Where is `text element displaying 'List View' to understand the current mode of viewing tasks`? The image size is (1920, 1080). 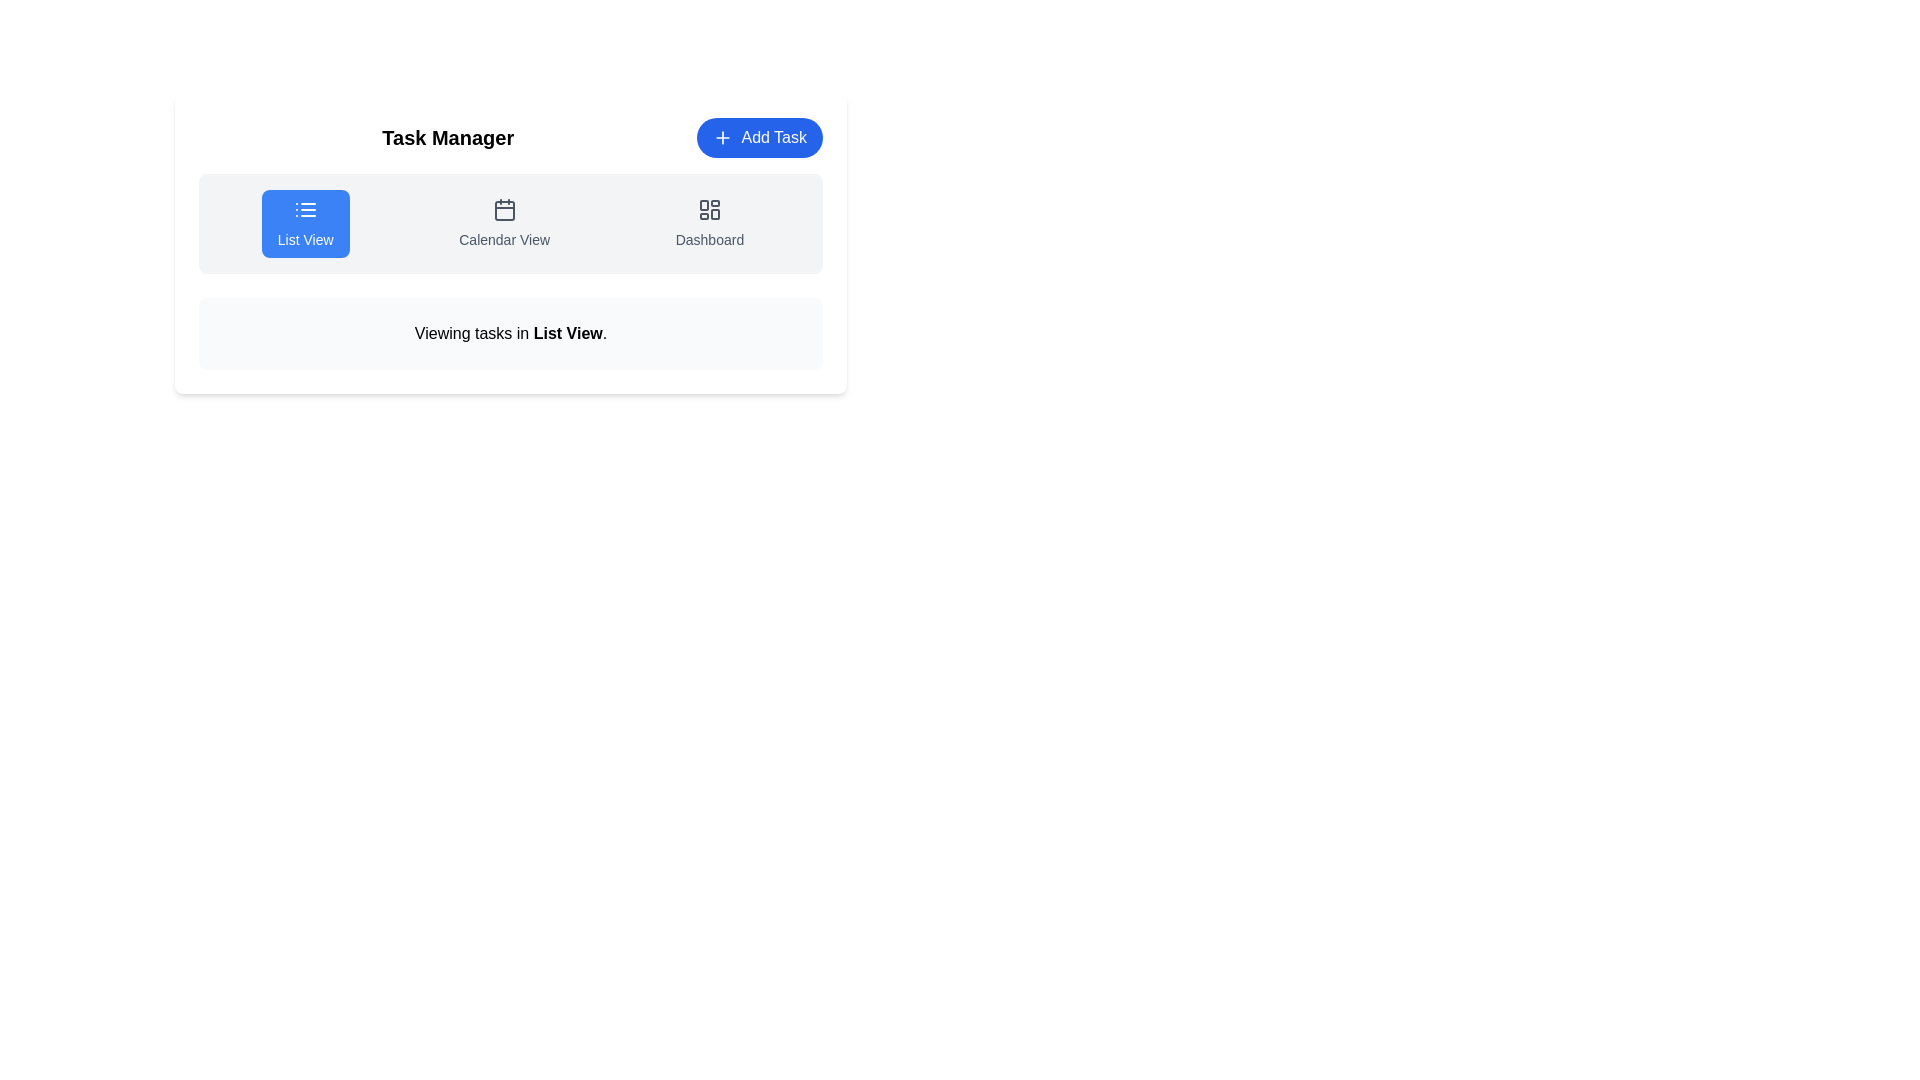
text element displaying 'List View' to understand the current mode of viewing tasks is located at coordinates (567, 332).